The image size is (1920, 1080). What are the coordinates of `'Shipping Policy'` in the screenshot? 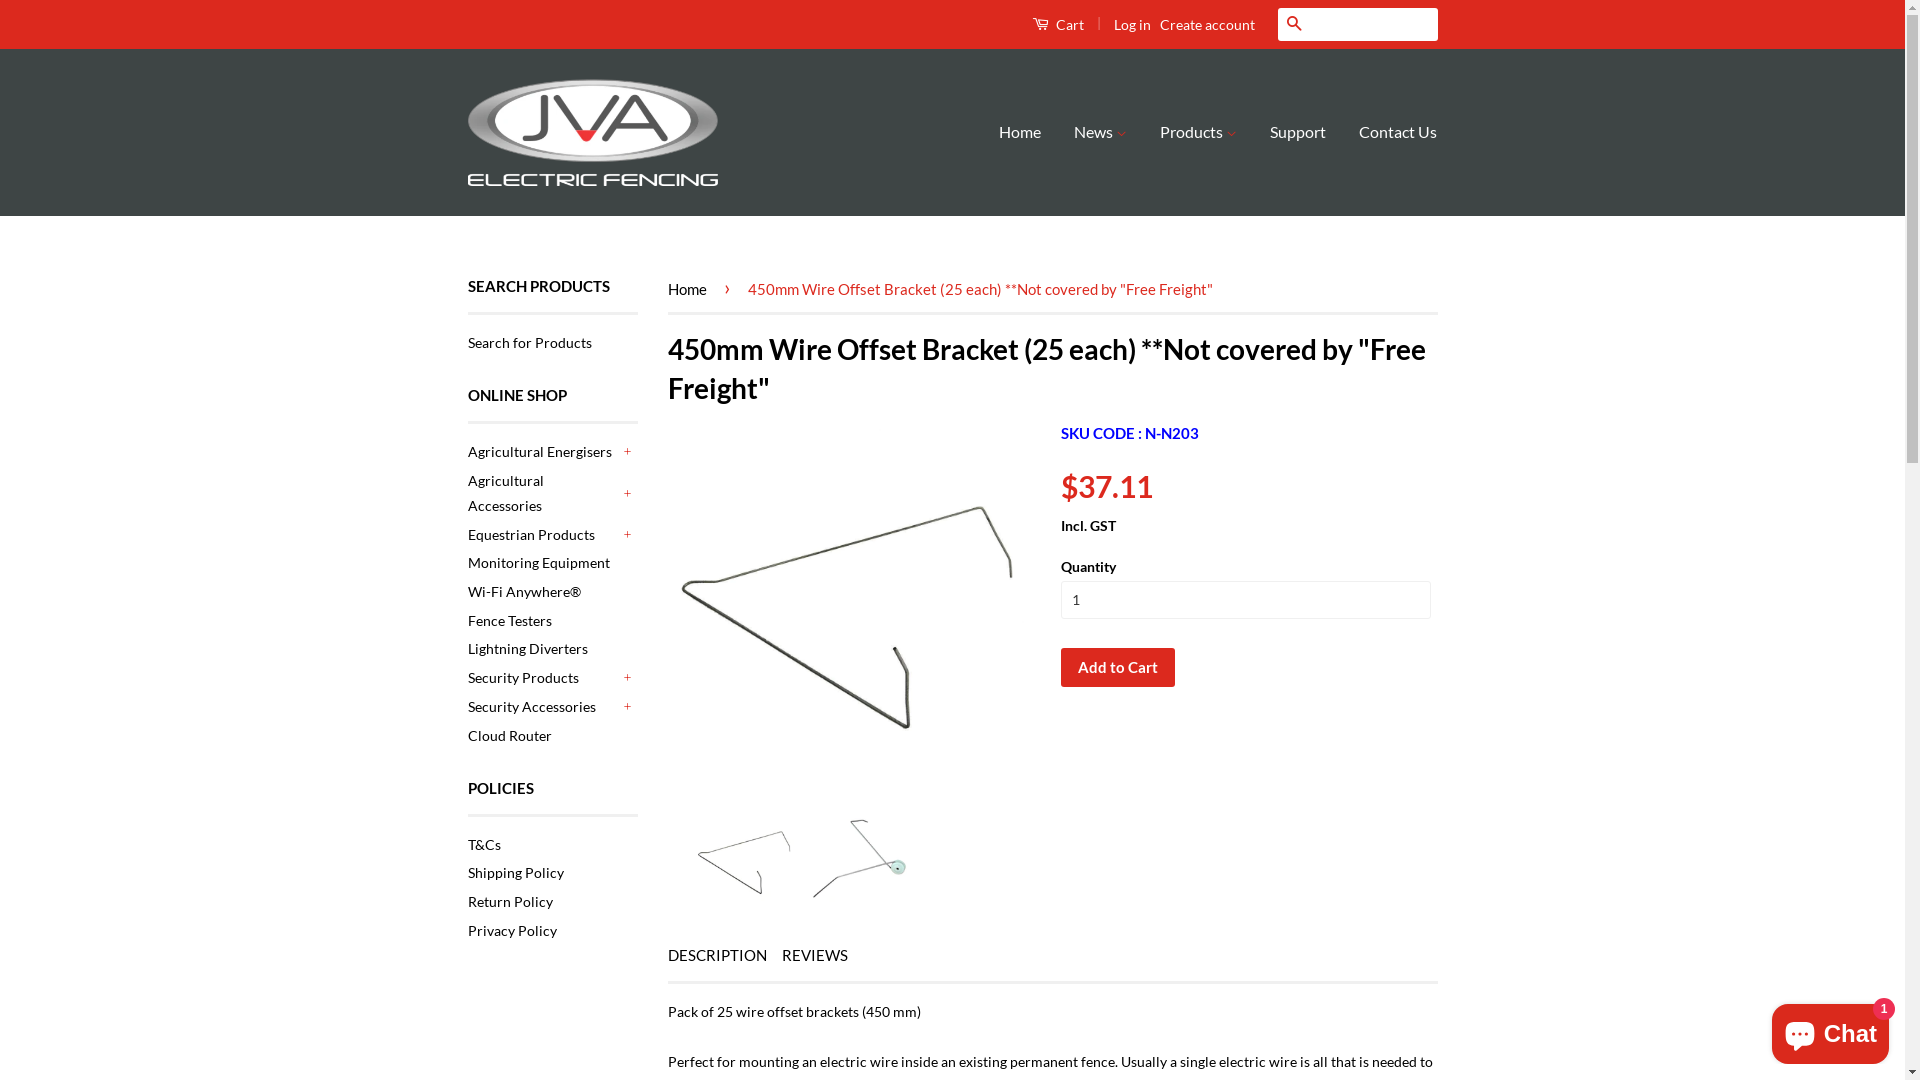 It's located at (515, 871).